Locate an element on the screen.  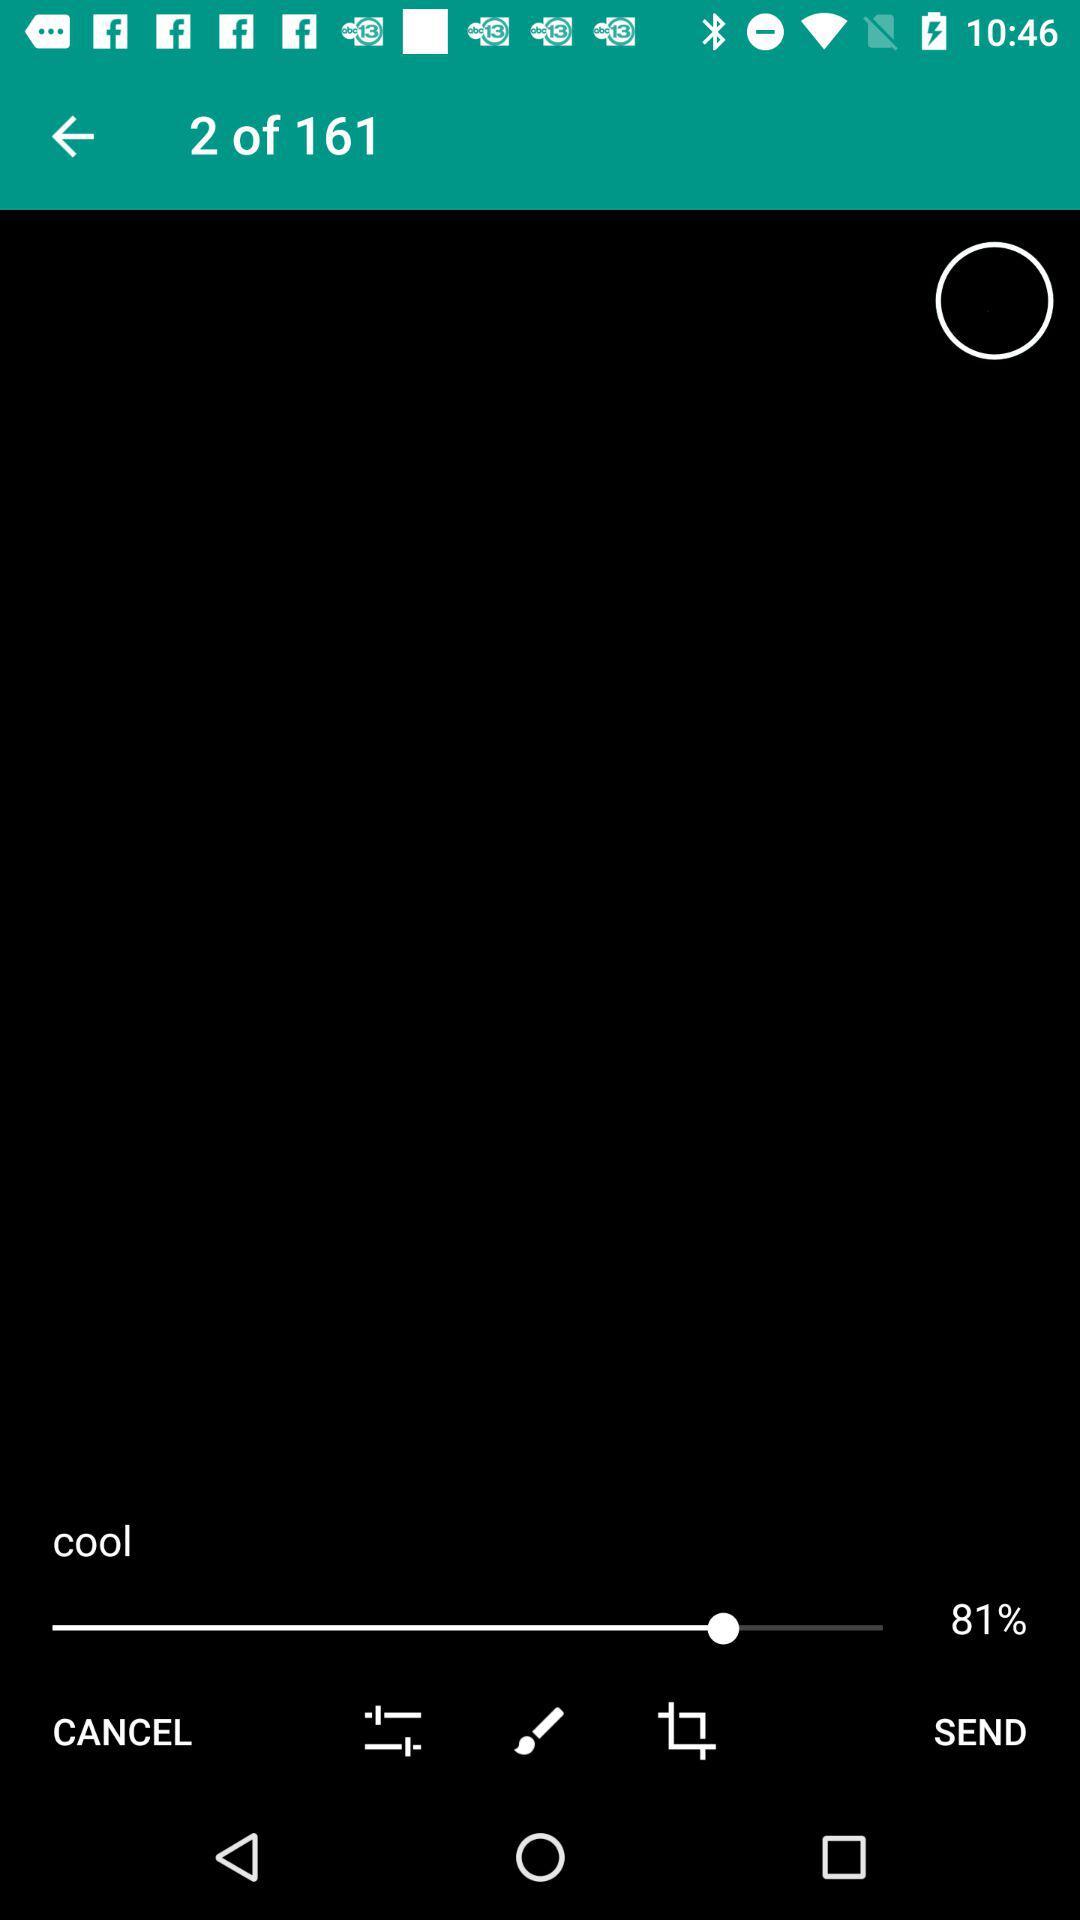
item to the right of the cancel icon is located at coordinates (393, 1730).